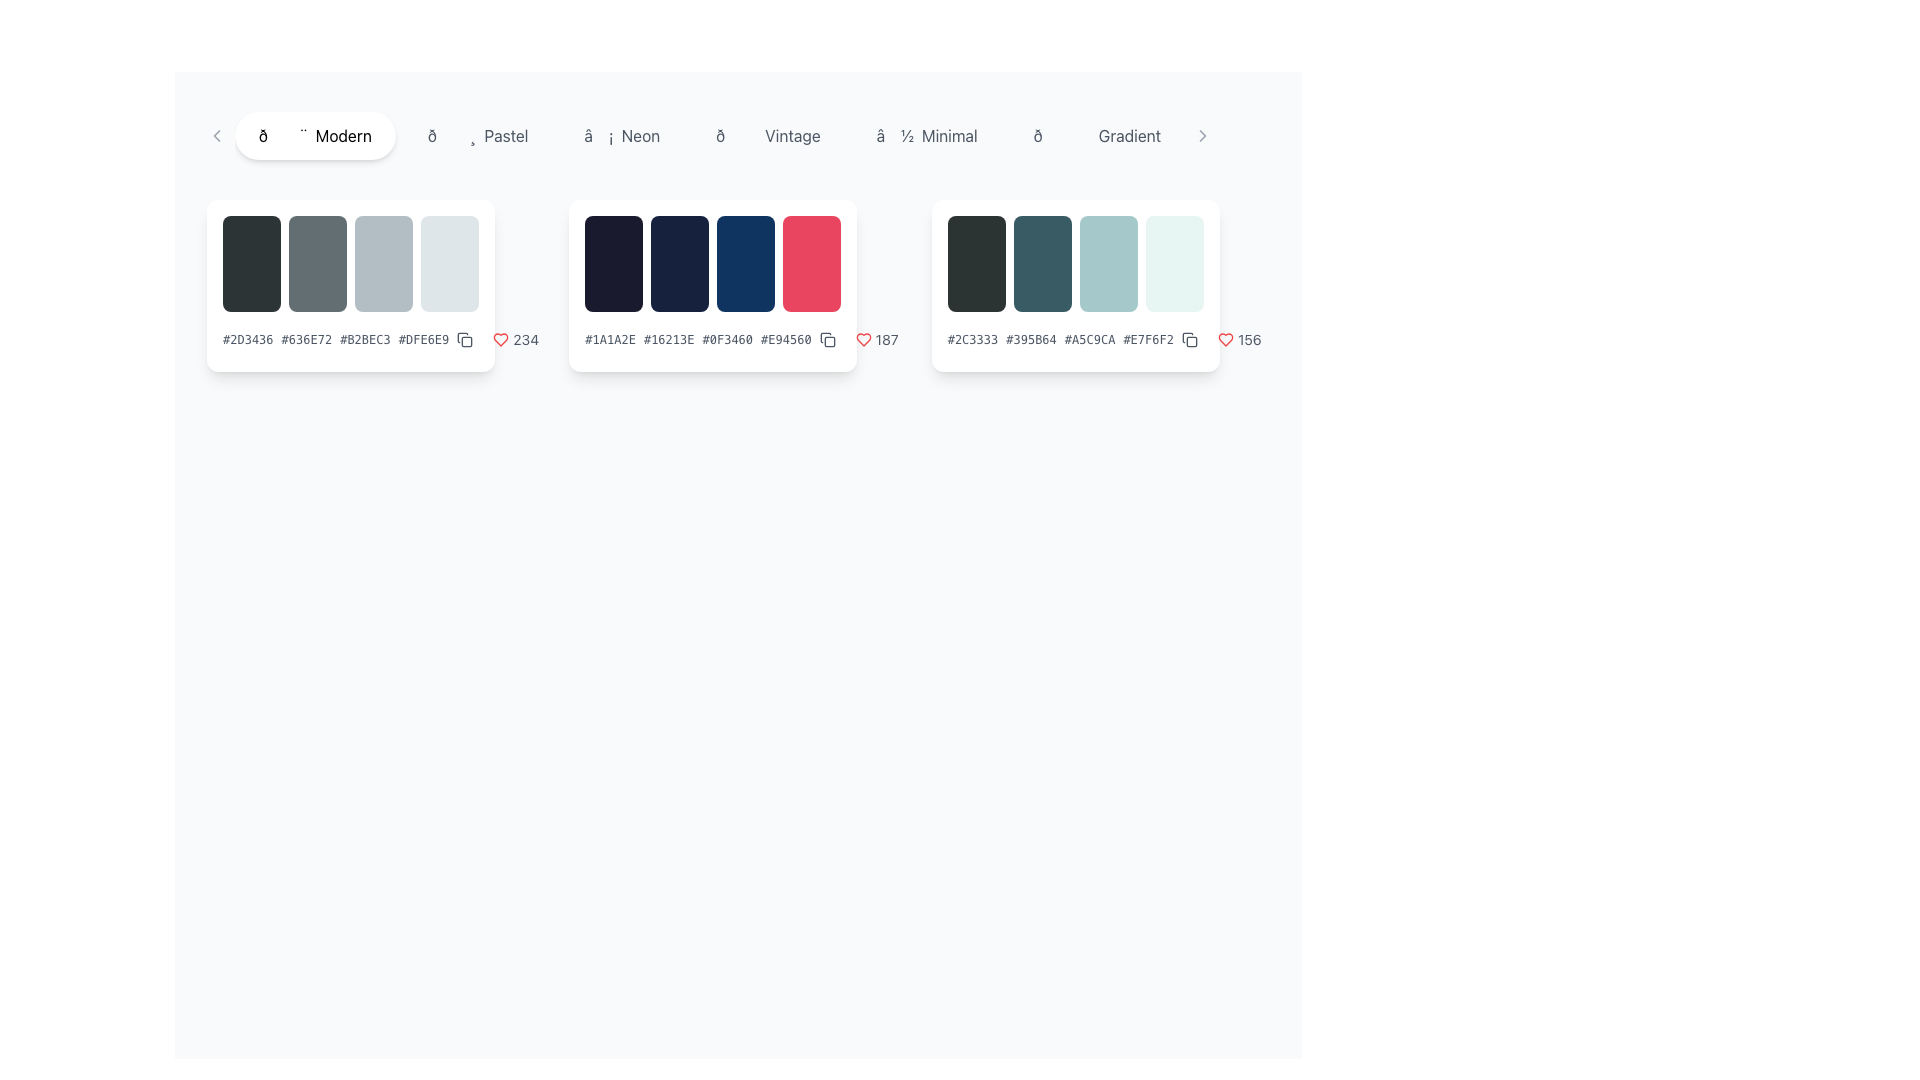  What do you see at coordinates (680, 262) in the screenshot?
I see `the second color swatch in the second palette, which is represented by the hexadecimal color code '#1A1A2E'` at bounding box center [680, 262].